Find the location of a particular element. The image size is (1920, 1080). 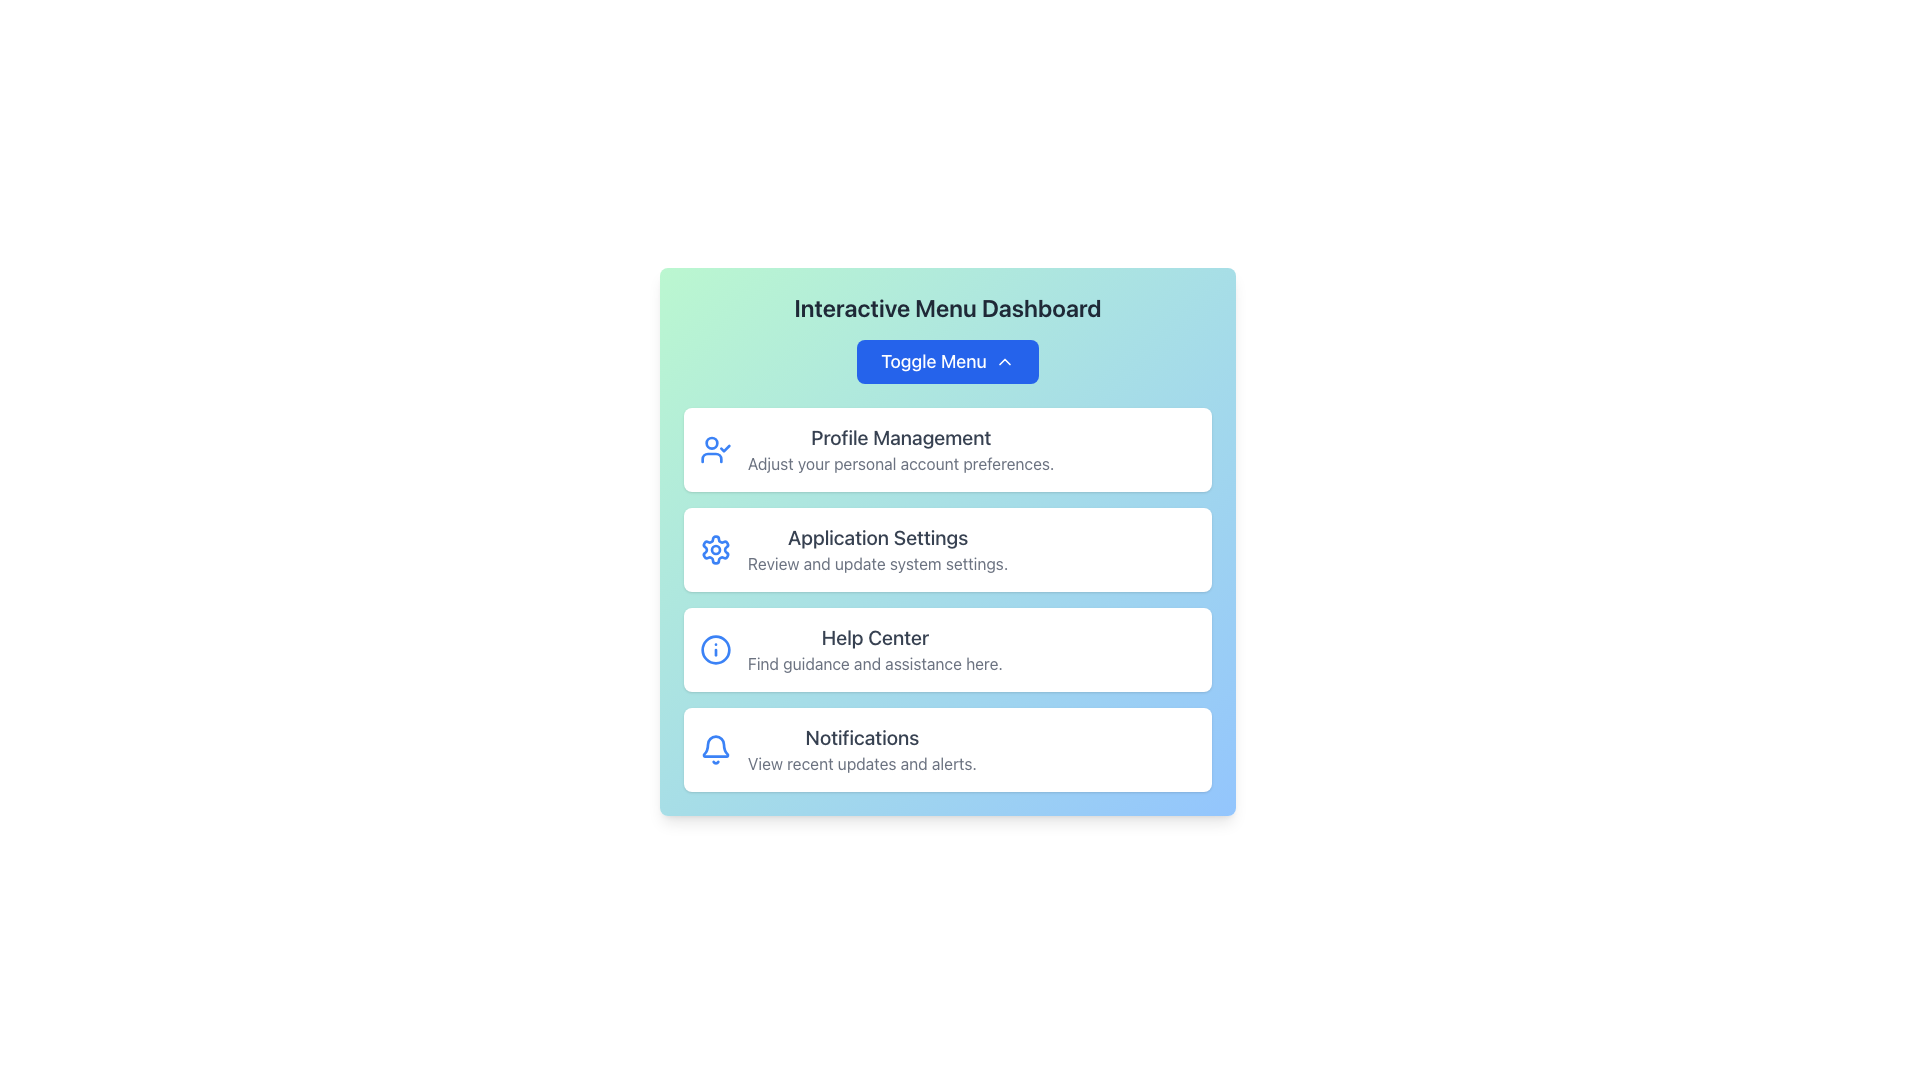

the blue information icon located above the 'Help Center' text is located at coordinates (715, 650).